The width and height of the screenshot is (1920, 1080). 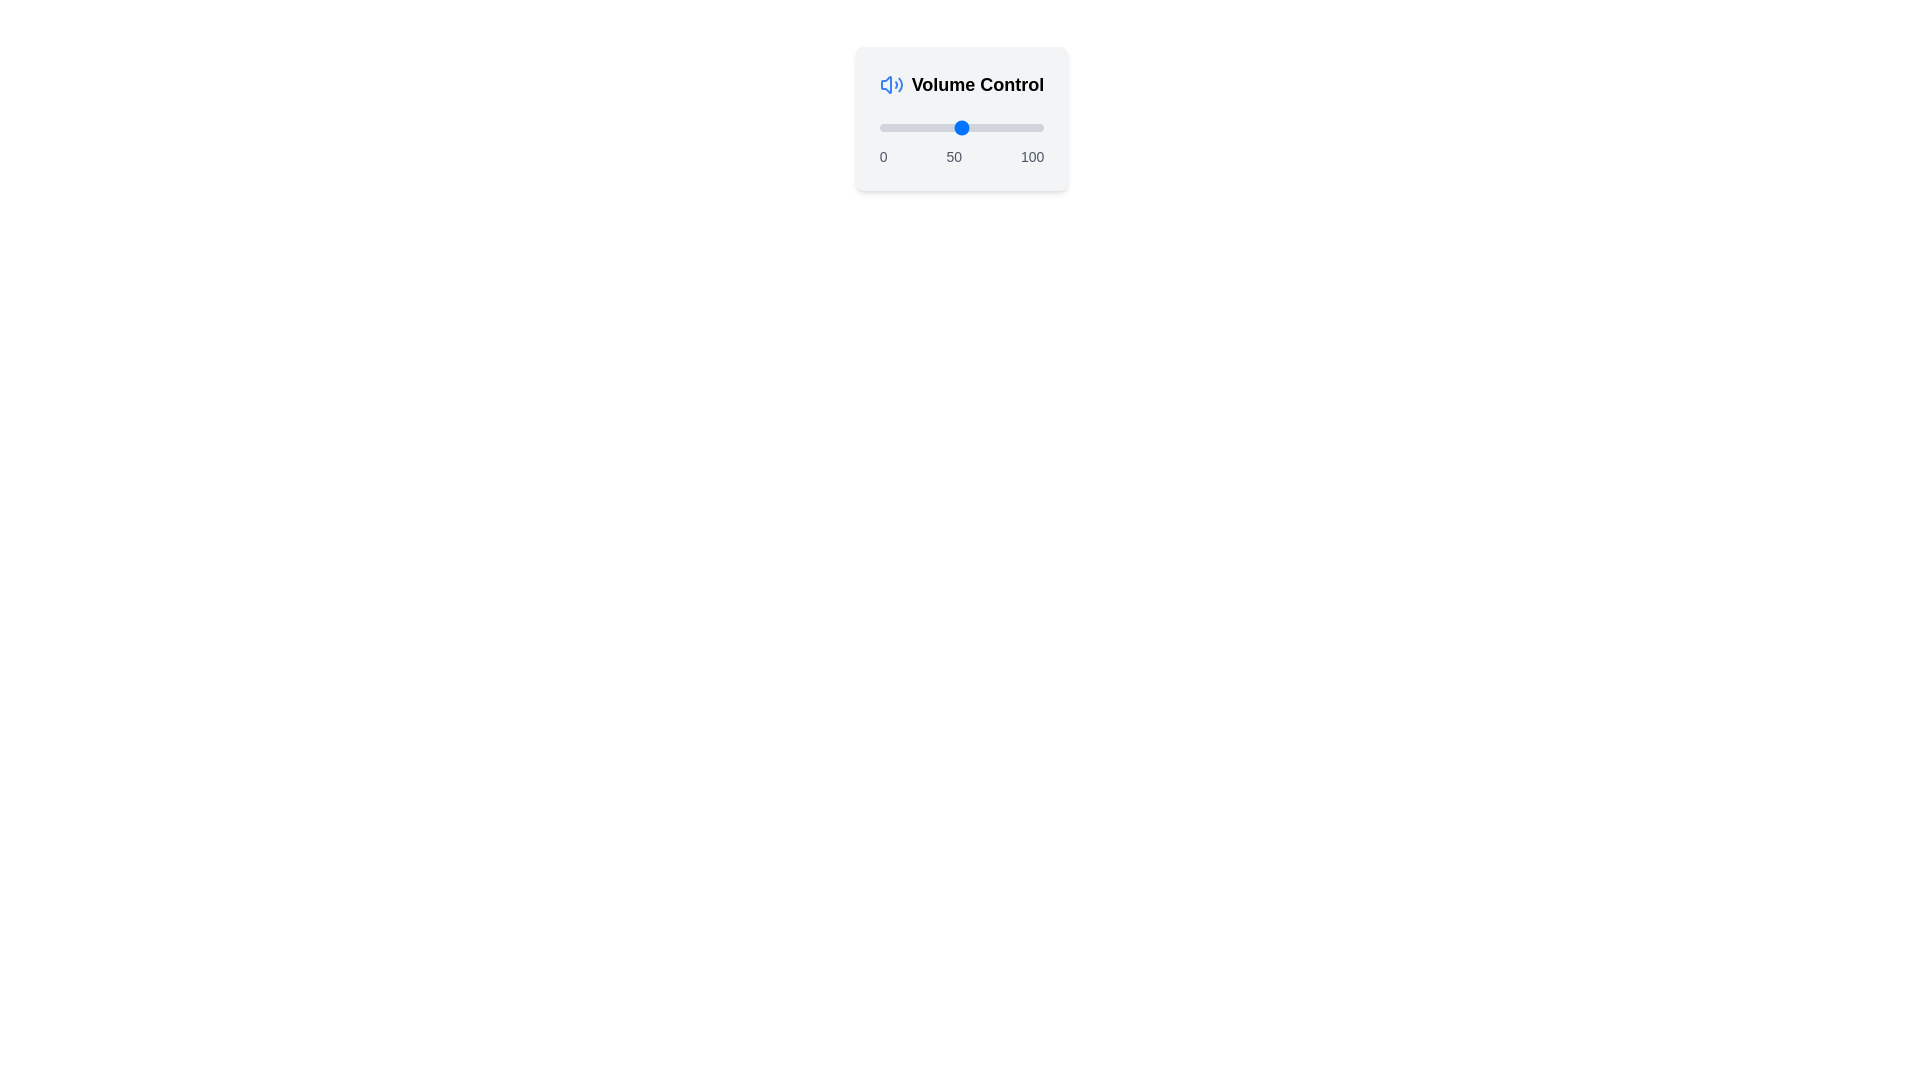 I want to click on the volume control icon located to the left of the 'Volume Control' title, so click(x=890, y=83).